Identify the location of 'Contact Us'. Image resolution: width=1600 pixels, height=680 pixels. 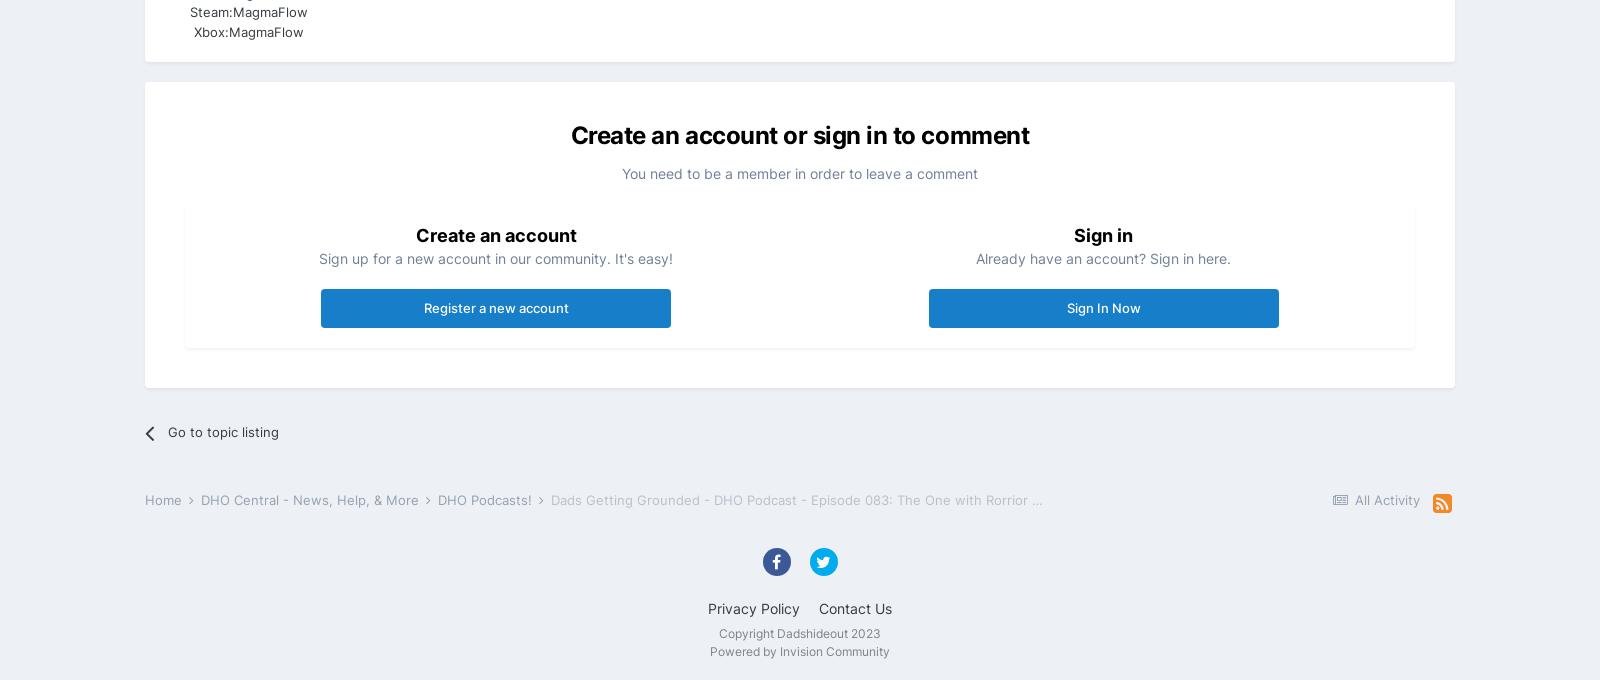
(818, 607).